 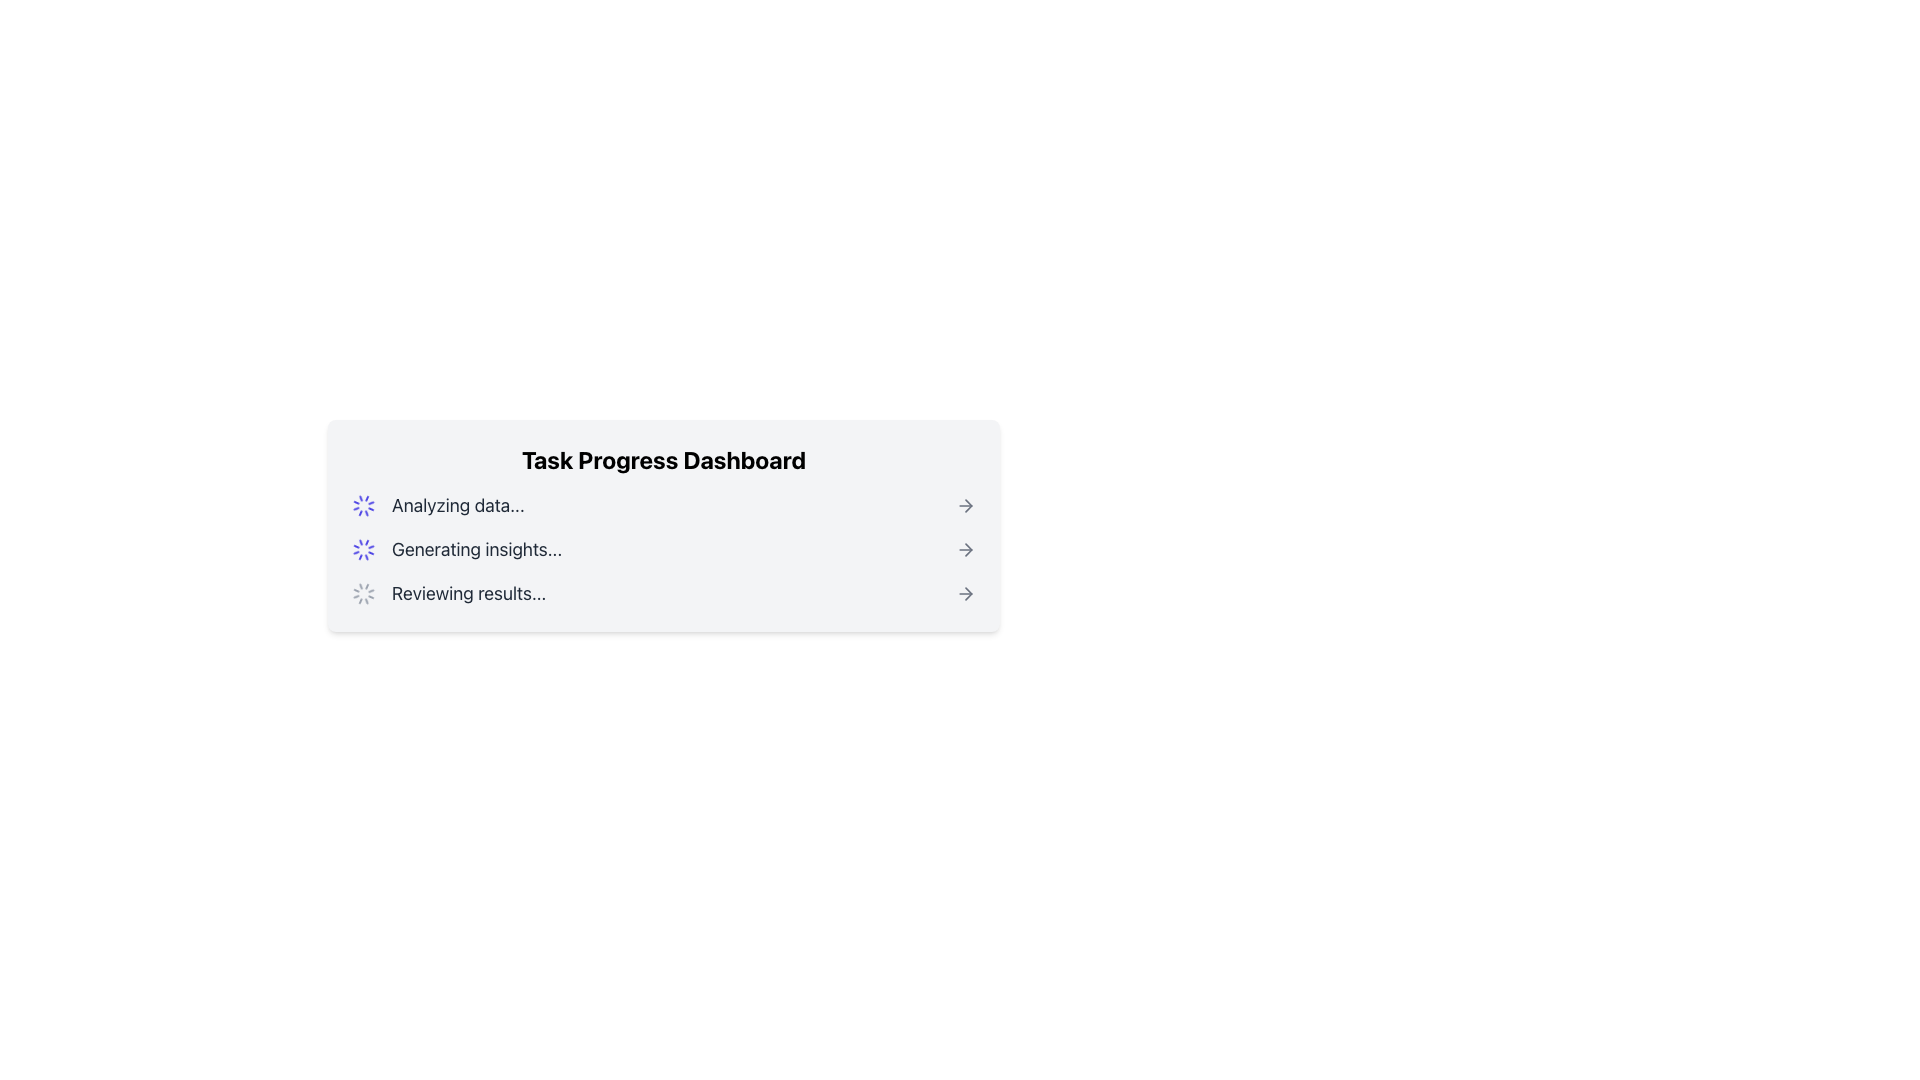 I want to click on the animated spinner in the status indicator labeled 'Analyzing data...' to check for progress, so click(x=663, y=504).